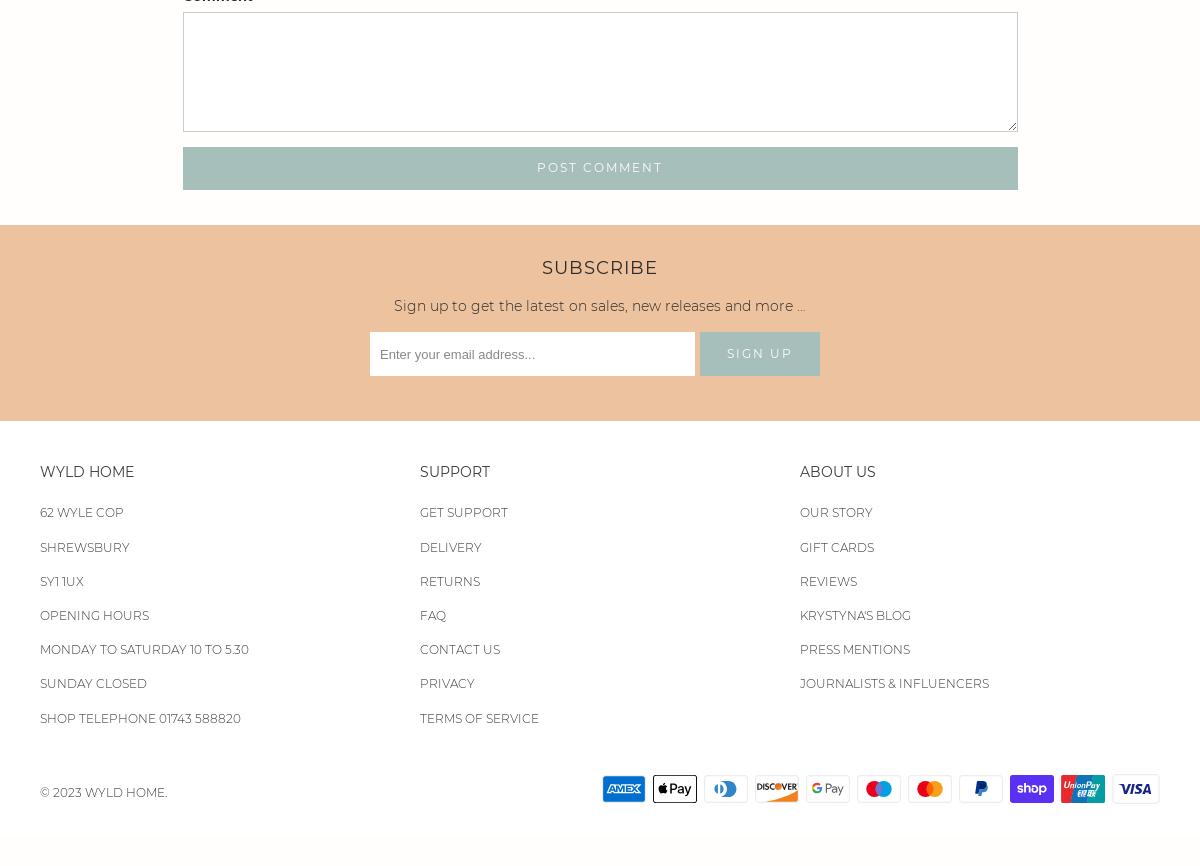  I want to click on 'JOURNALISTS & INFLUENCERS', so click(892, 682).